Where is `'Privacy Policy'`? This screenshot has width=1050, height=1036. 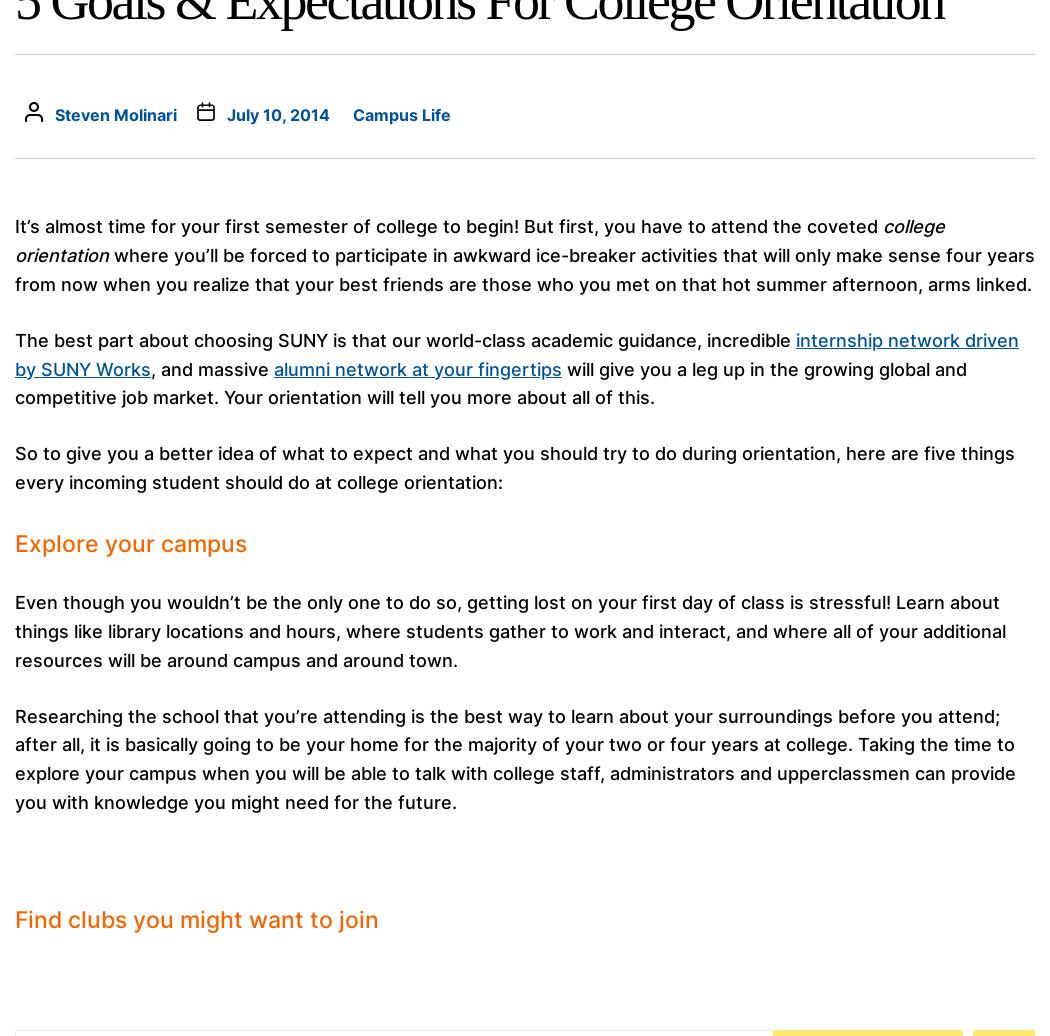
'Privacy Policy' is located at coordinates (430, 861).